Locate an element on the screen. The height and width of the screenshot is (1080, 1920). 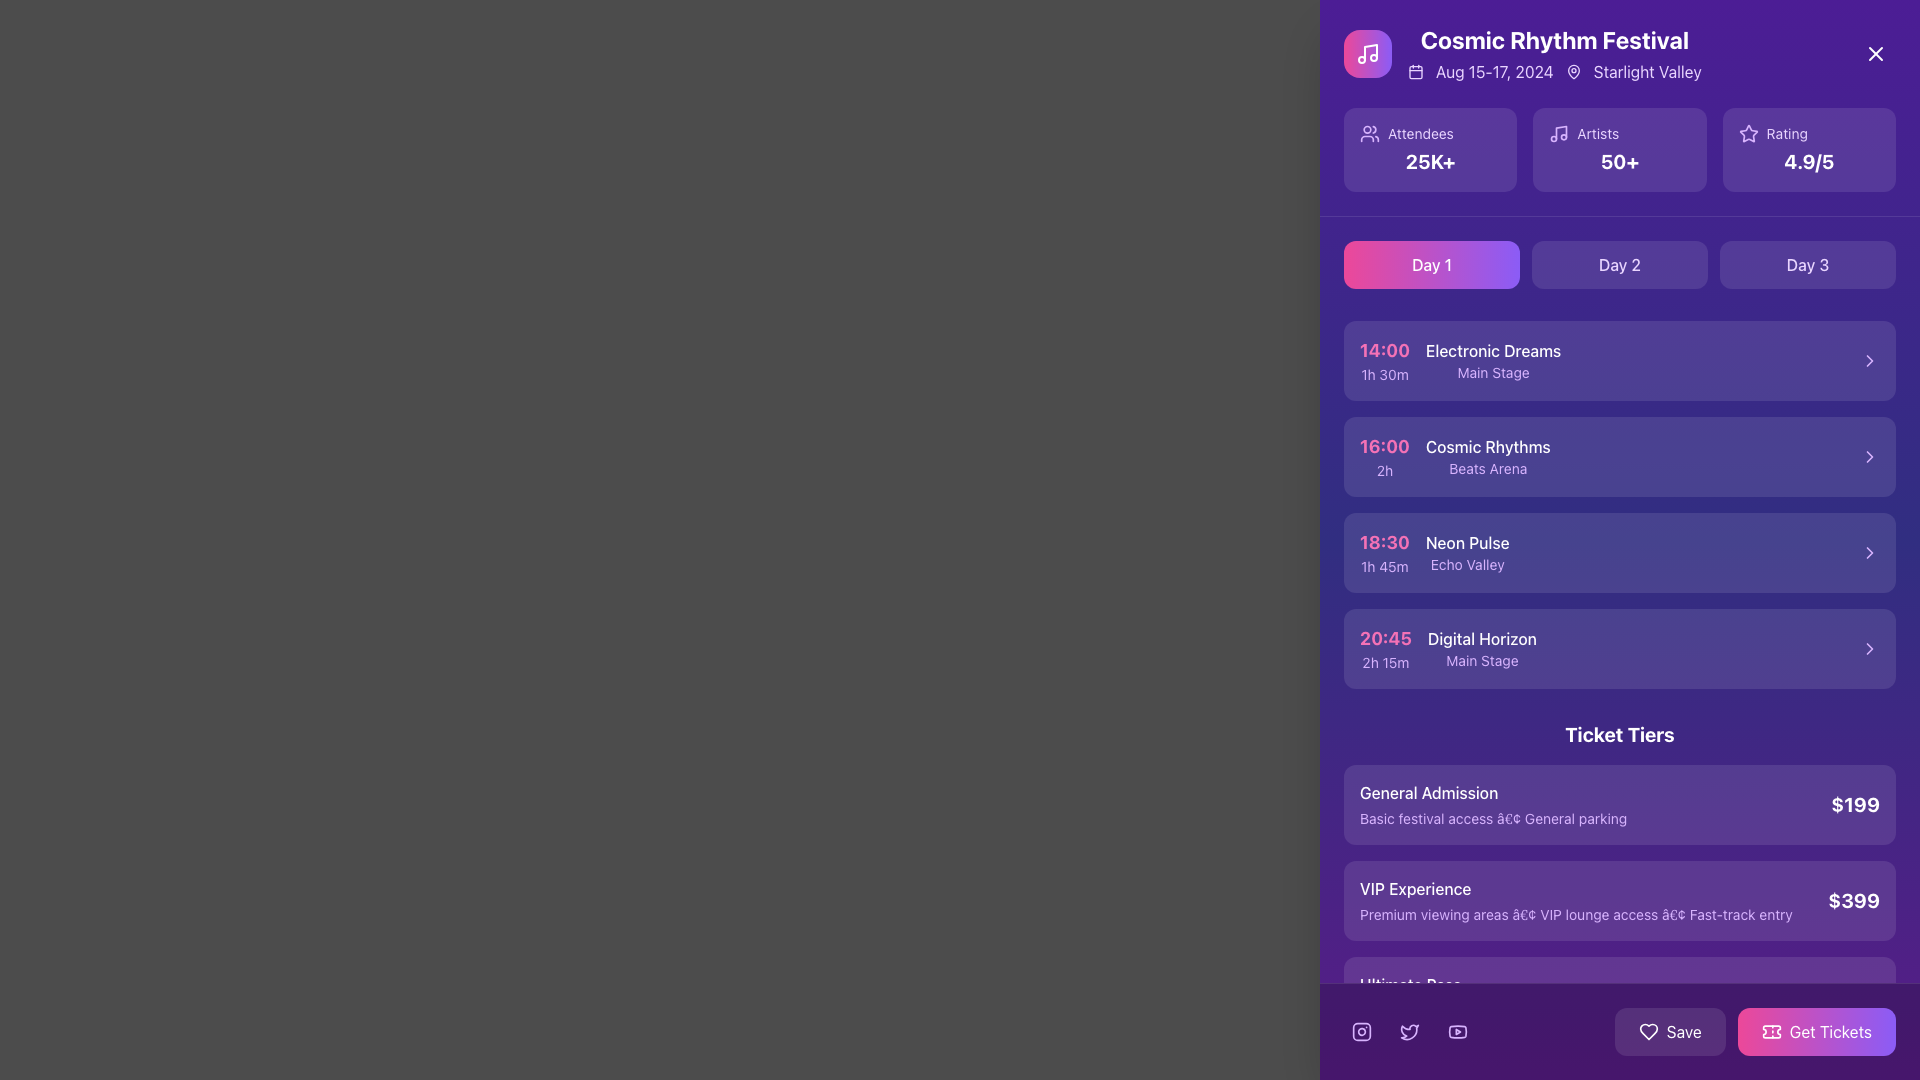
the combined text labels displaying a pink '16:00' start time and a purple '2h' duration, which are located in the timetable under the 'Cosmic Rhythms' event is located at coordinates (1383, 456).